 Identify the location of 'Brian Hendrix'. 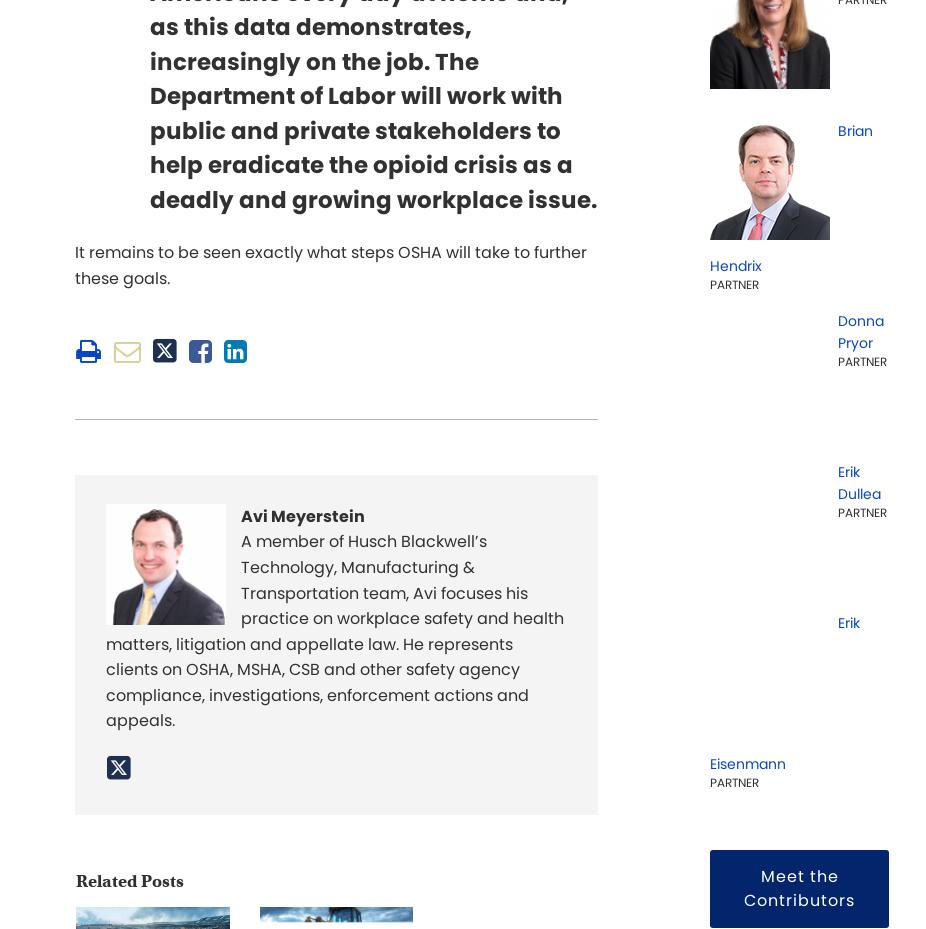
(791, 197).